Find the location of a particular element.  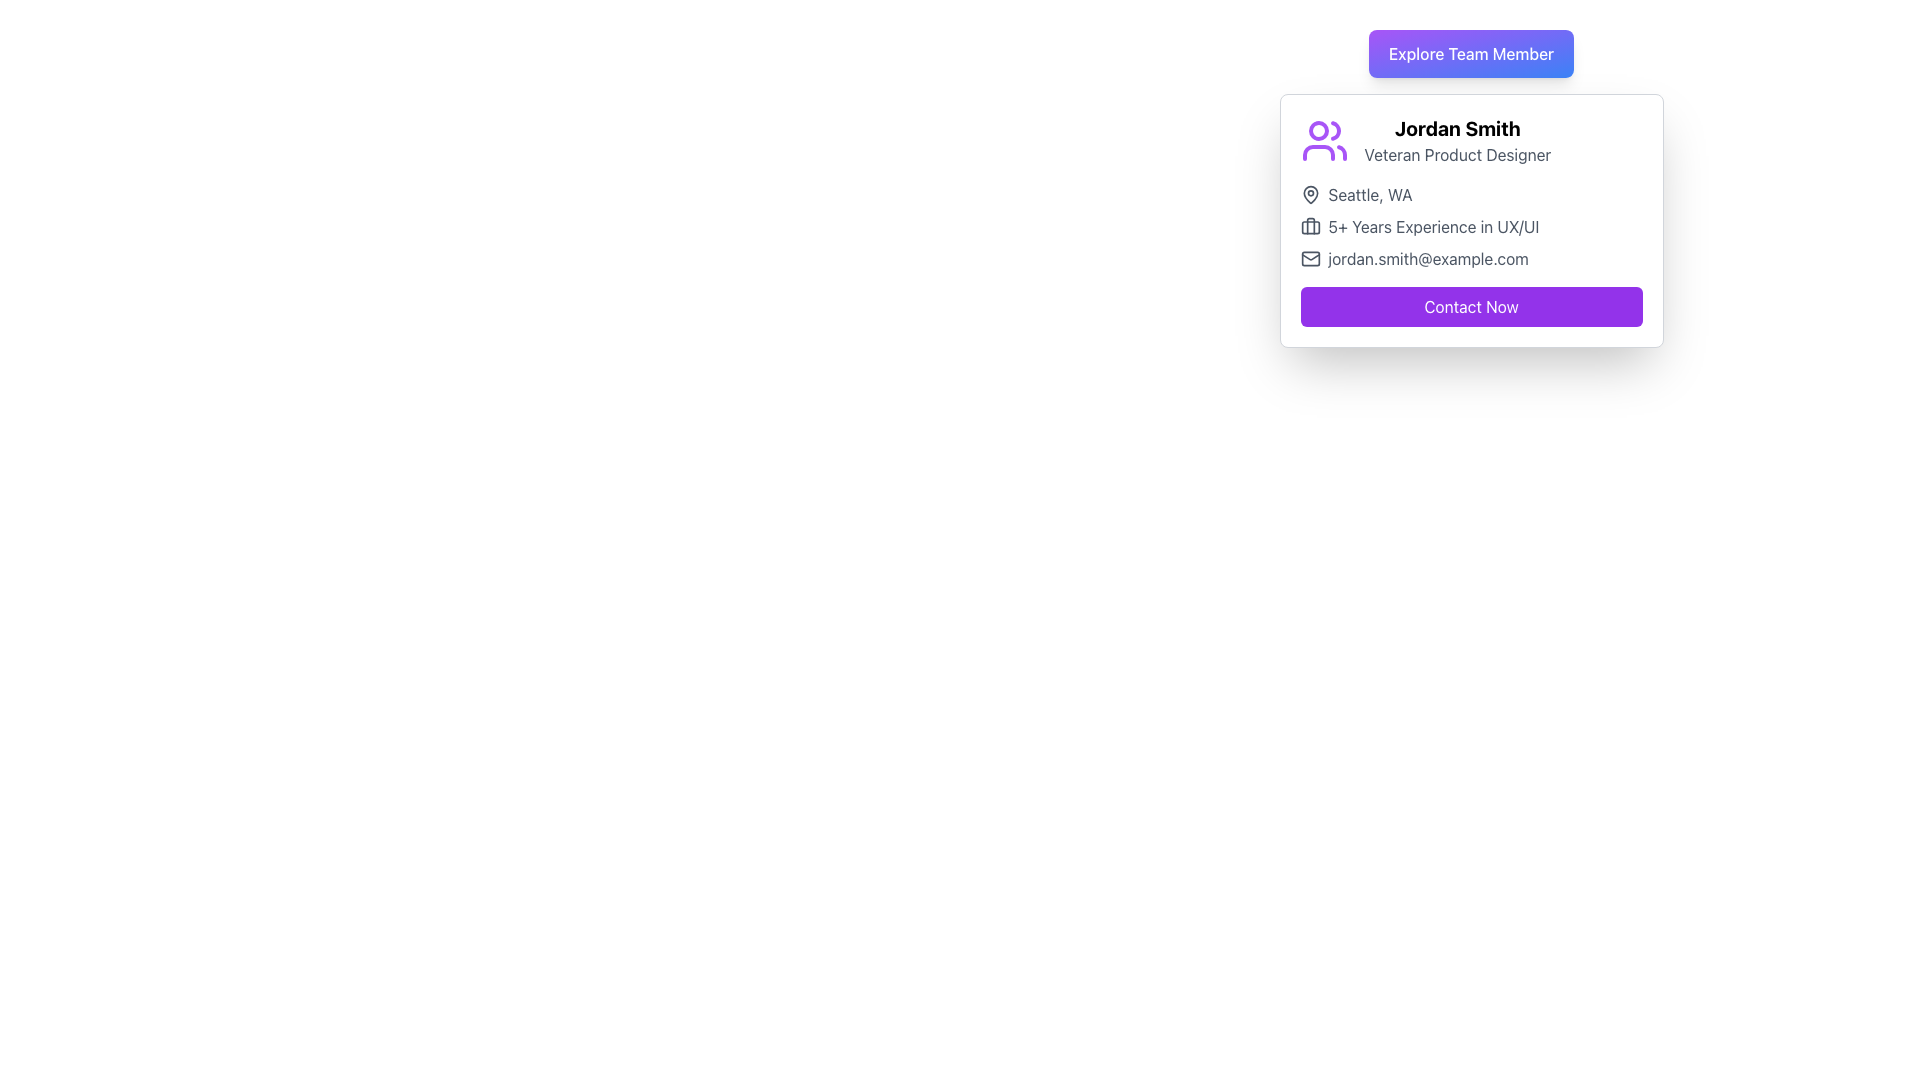

the call-to-action button located at the bottom of the profile card is located at coordinates (1471, 307).